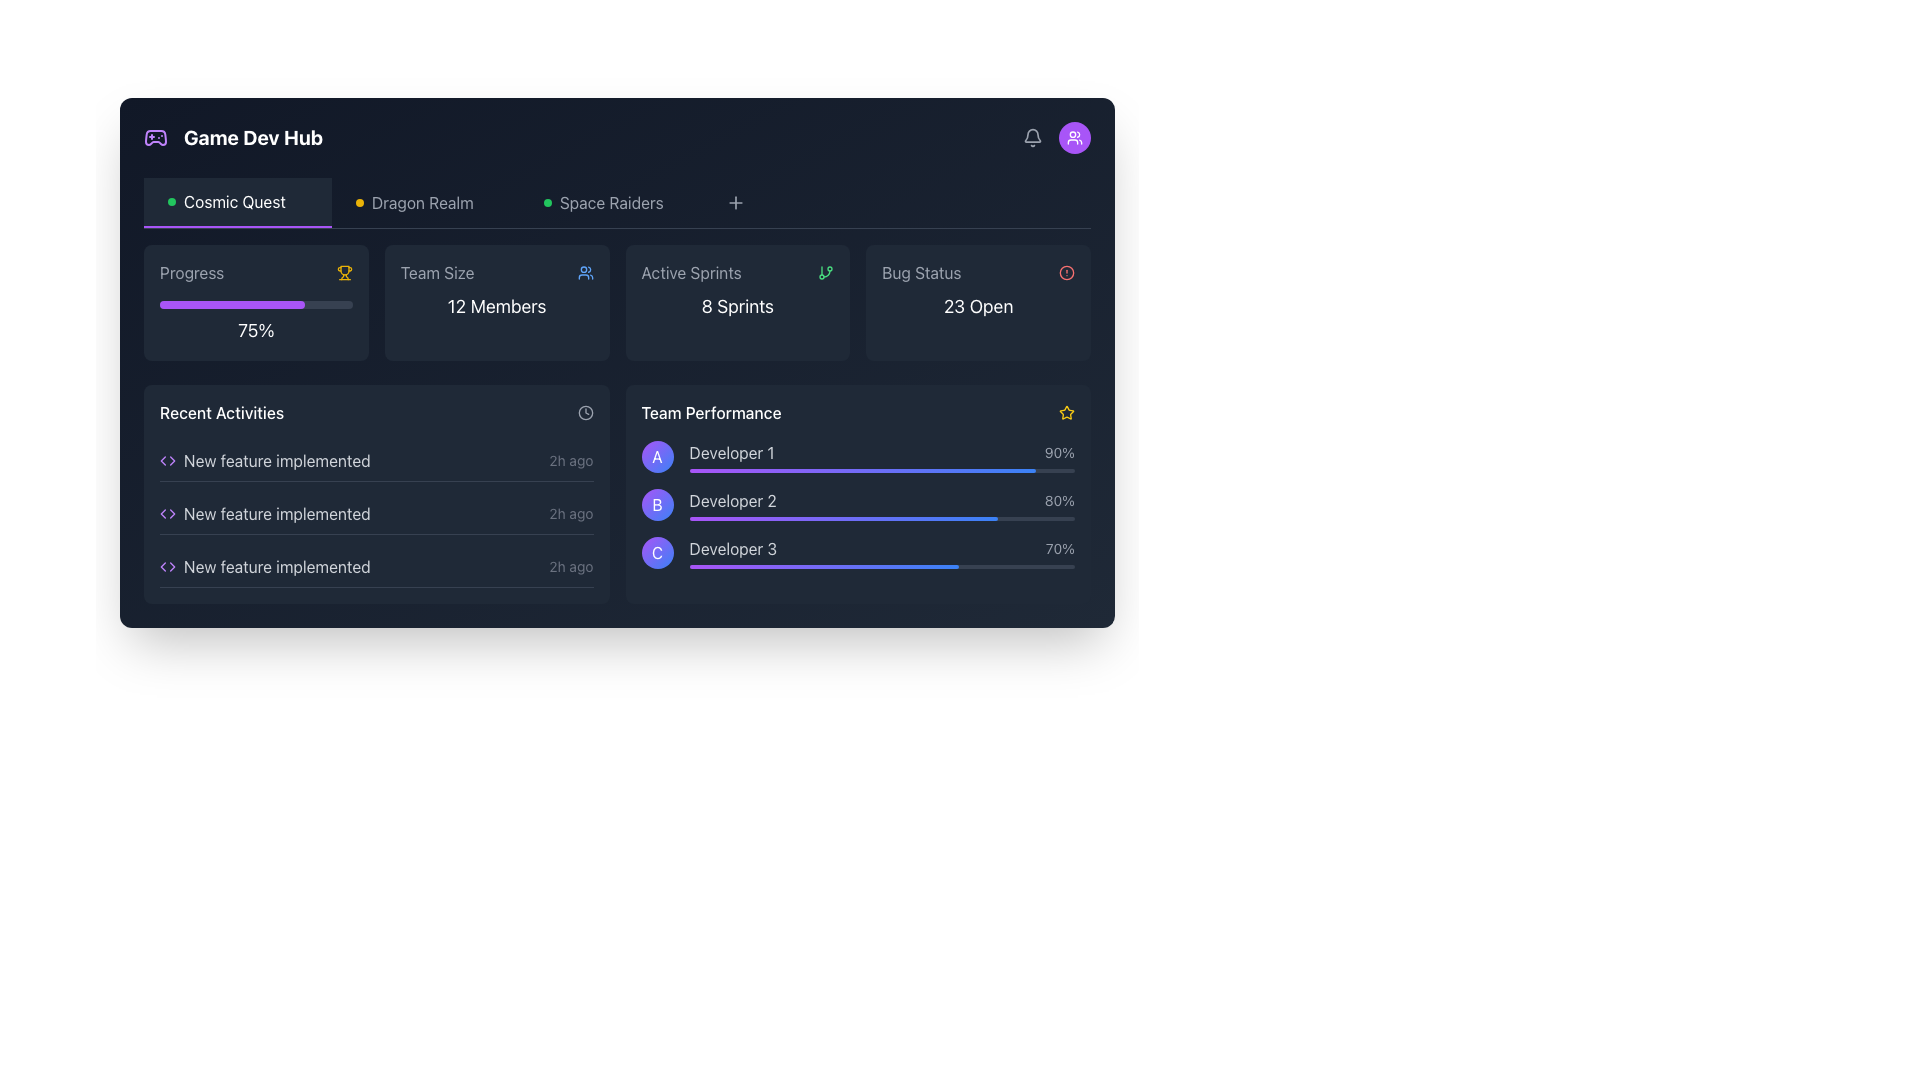 The width and height of the screenshot is (1920, 1080). What do you see at coordinates (881, 518) in the screenshot?
I see `the visual progress of the progress bar for 'Developer 2' located in the 'Team Performance' section` at bounding box center [881, 518].